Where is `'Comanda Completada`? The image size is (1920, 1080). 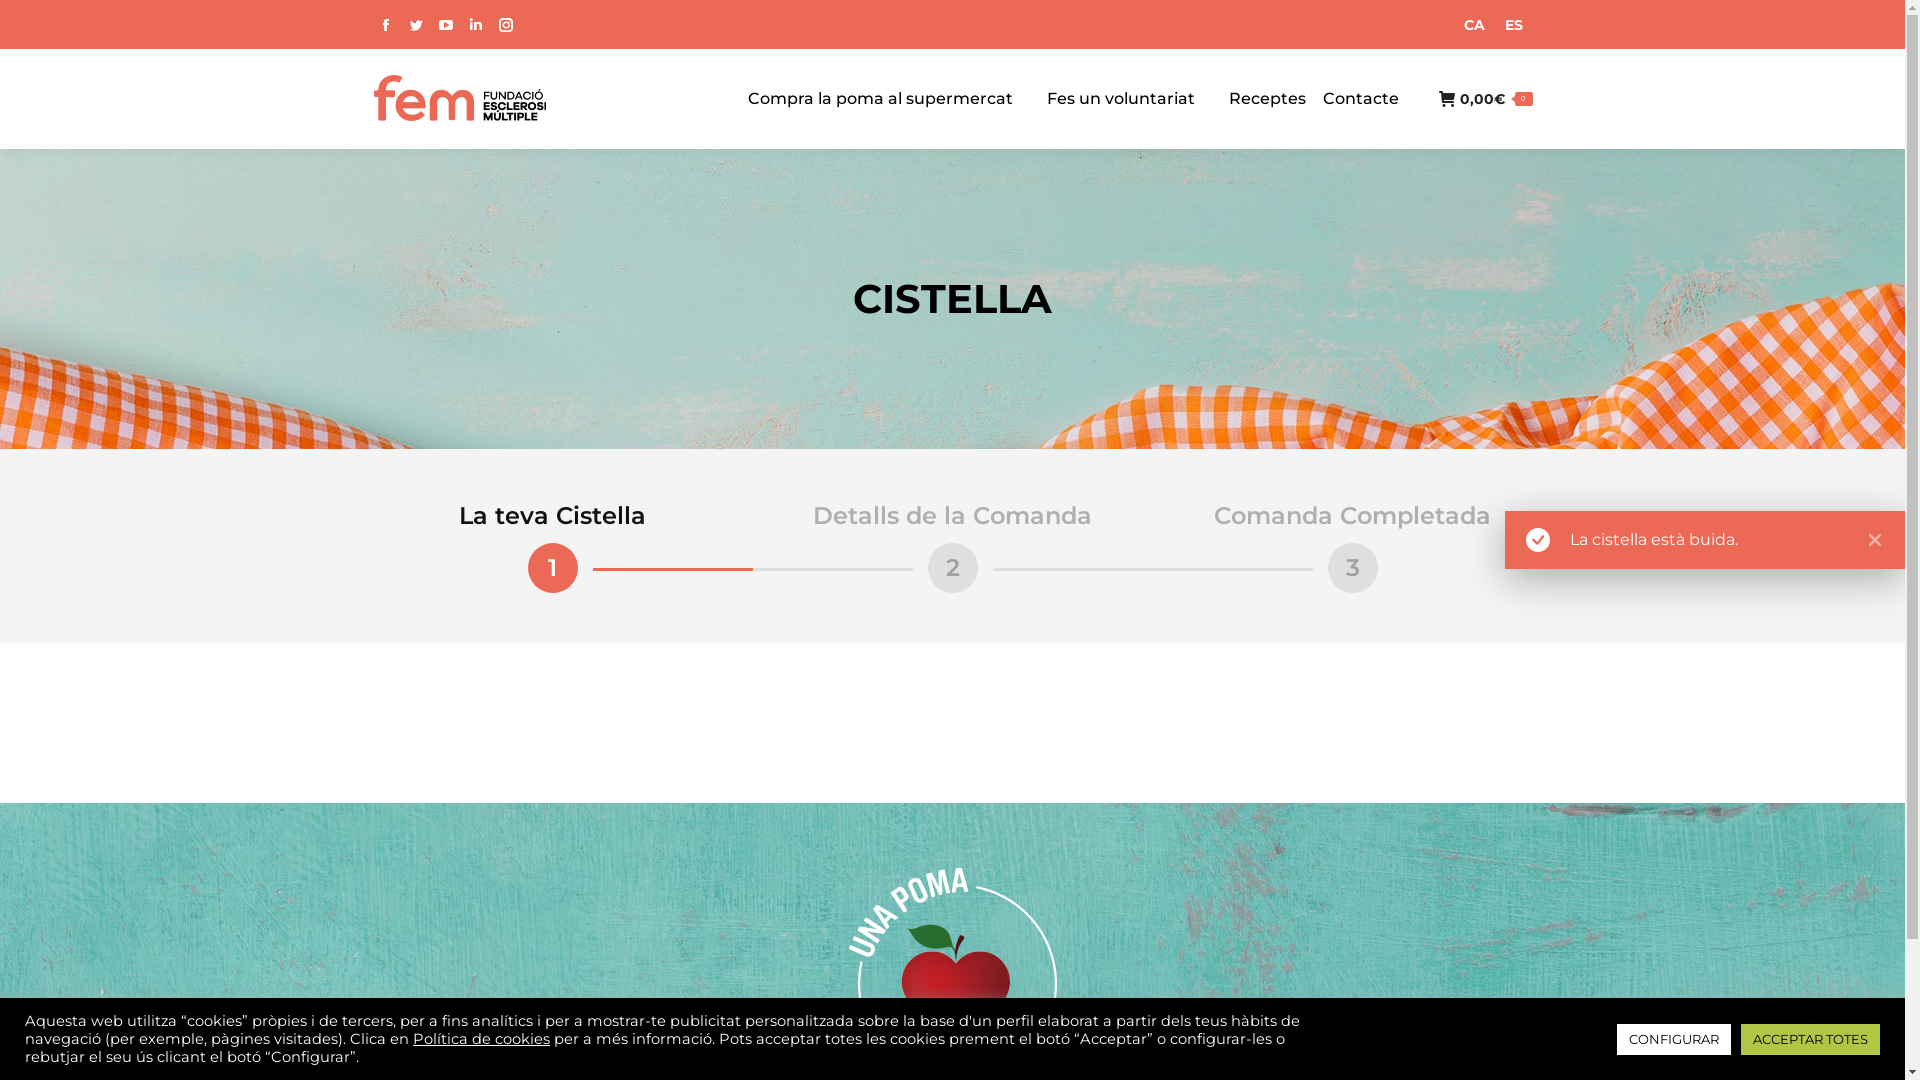 'Comanda Completada is located at coordinates (1352, 546).